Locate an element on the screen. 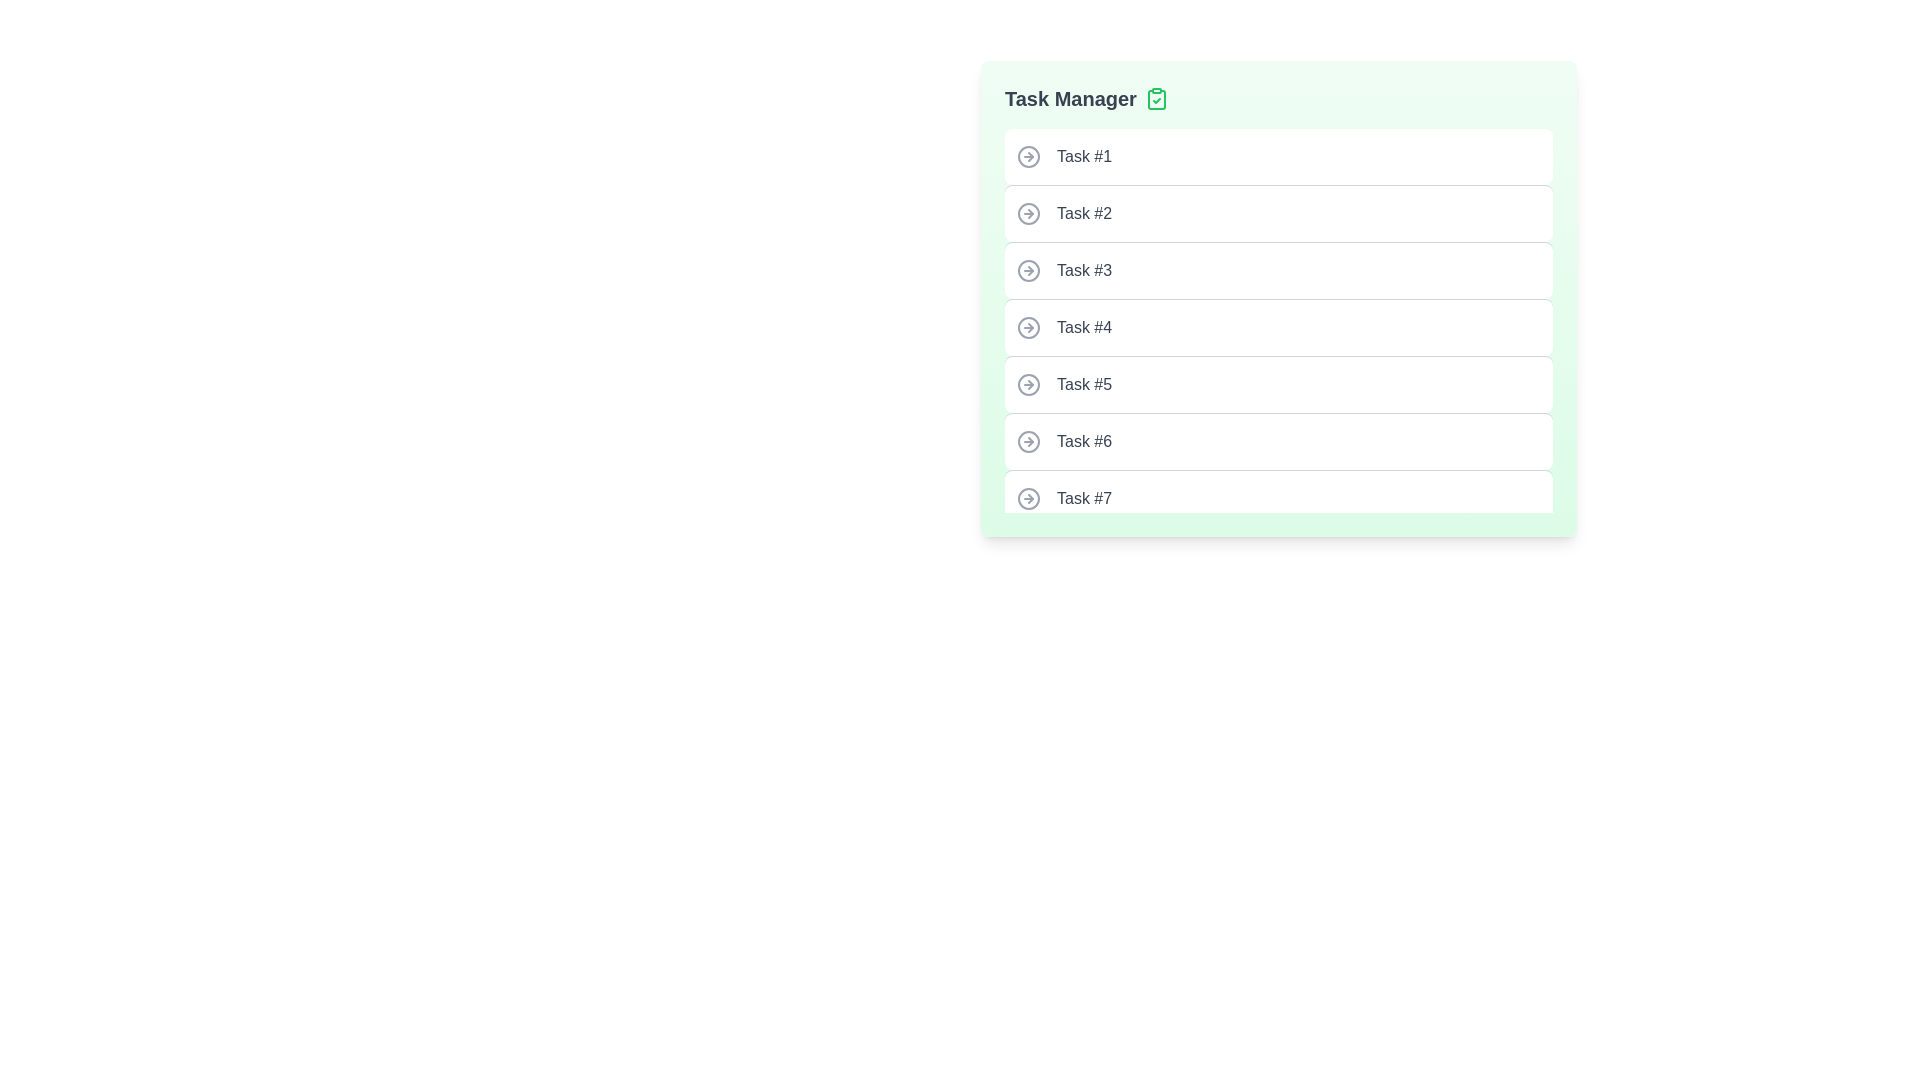  the task labeled Task #2 is located at coordinates (1277, 213).